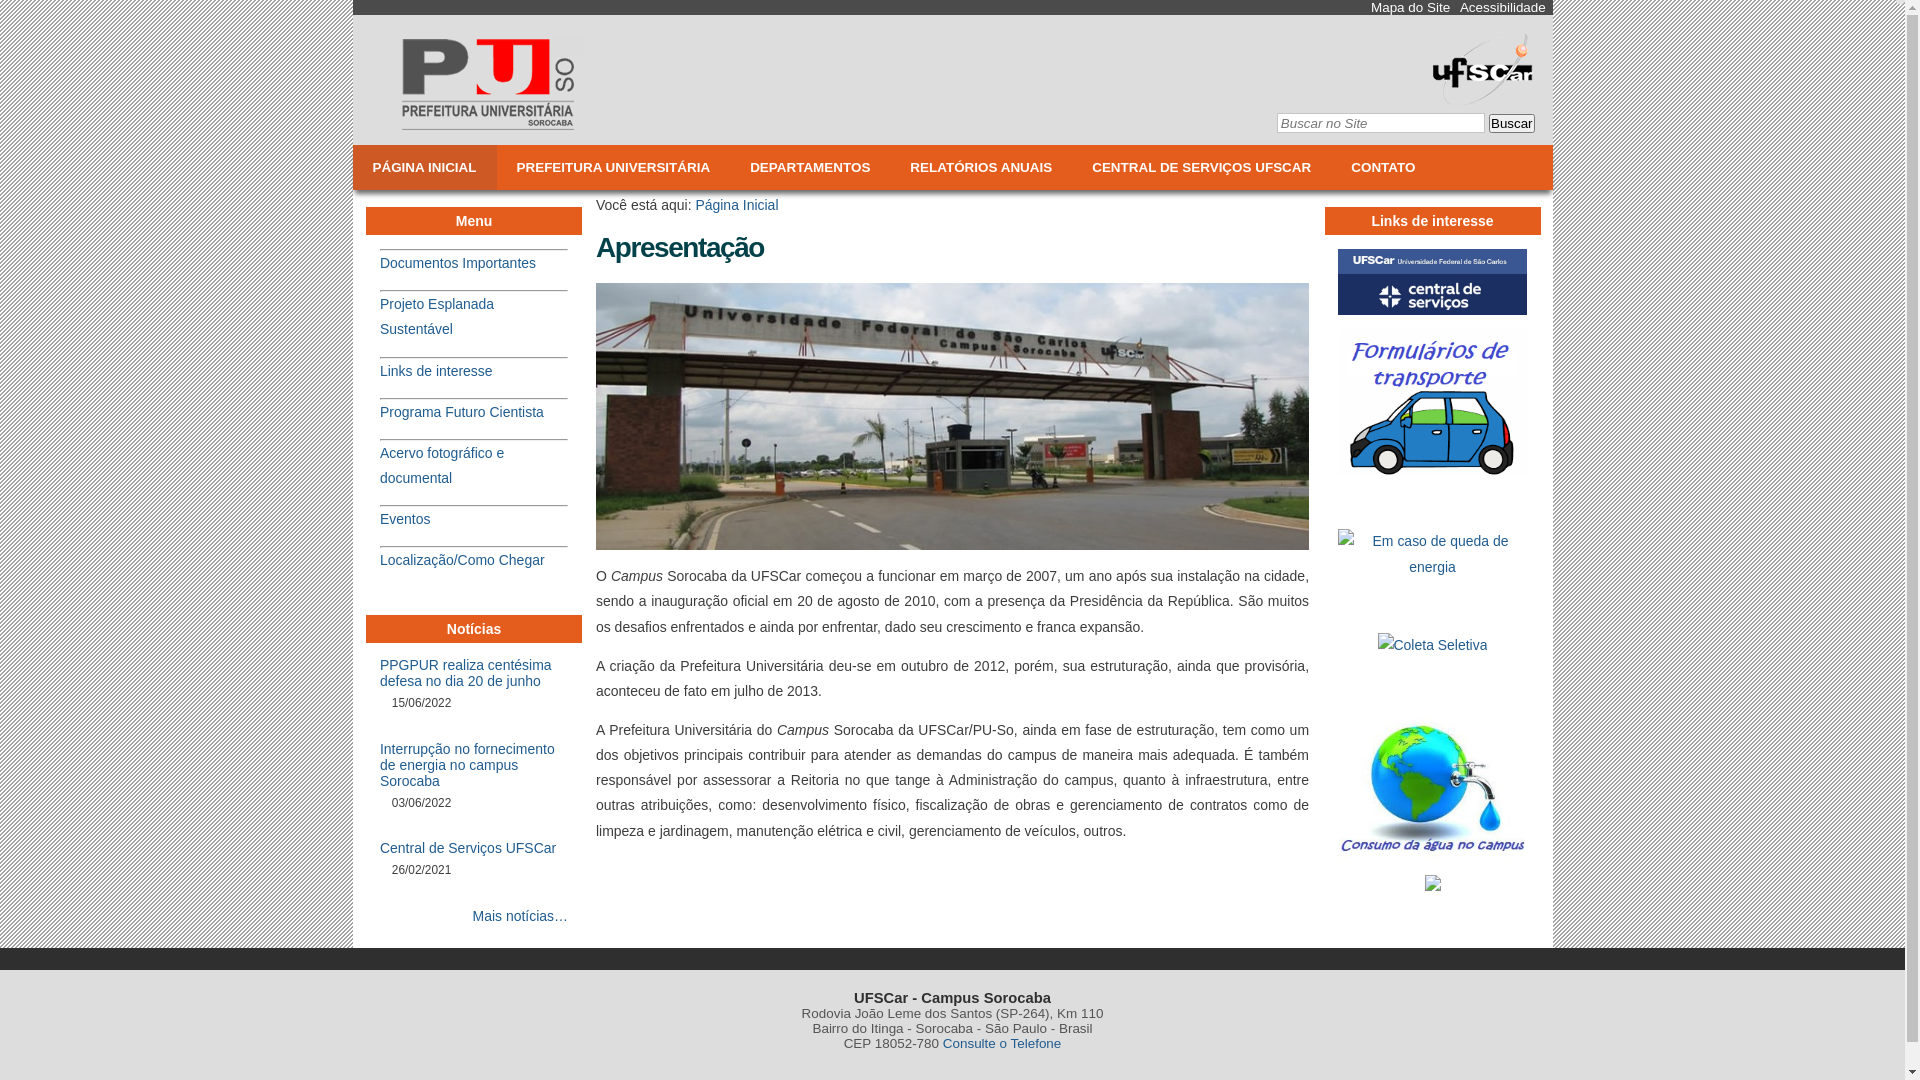  What do you see at coordinates (1432, 645) in the screenshot?
I see `'Coleta seletiva 2'` at bounding box center [1432, 645].